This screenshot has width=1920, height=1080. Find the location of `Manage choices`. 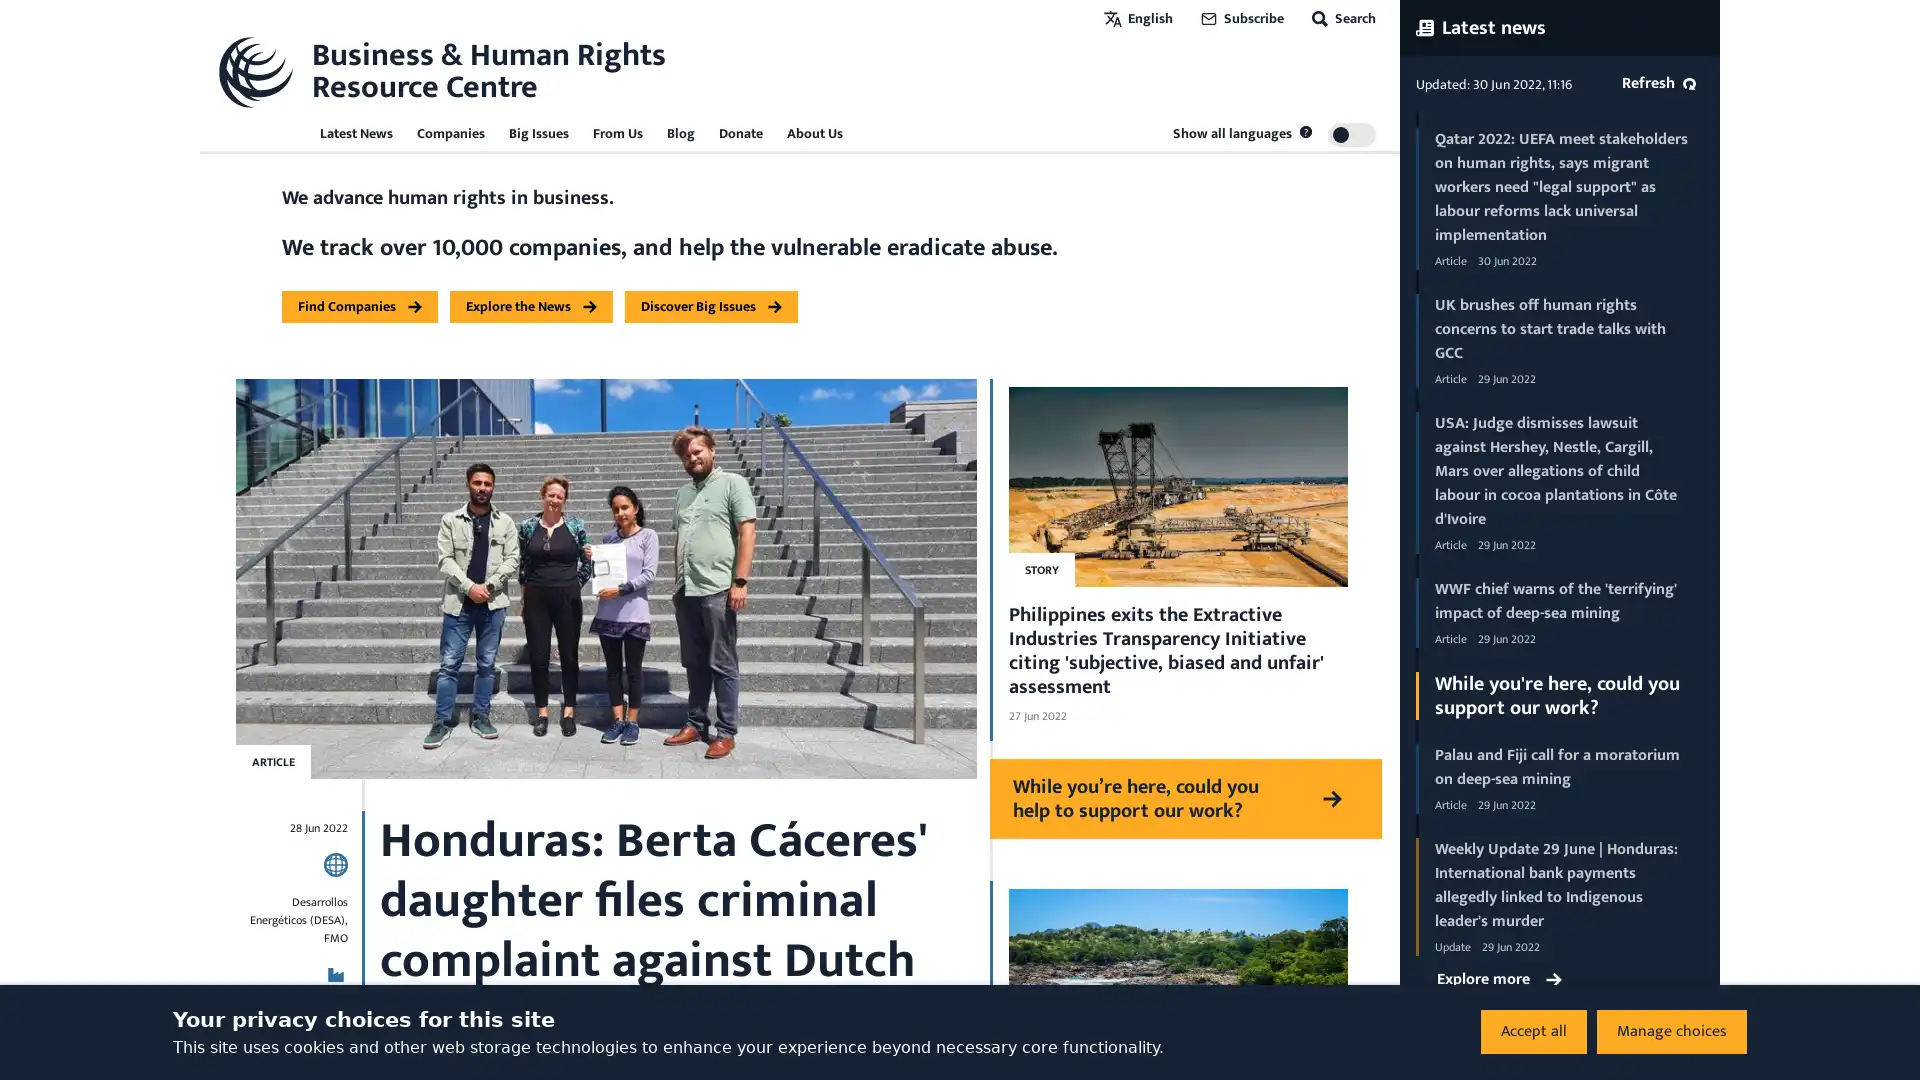

Manage choices is located at coordinates (1670, 1032).